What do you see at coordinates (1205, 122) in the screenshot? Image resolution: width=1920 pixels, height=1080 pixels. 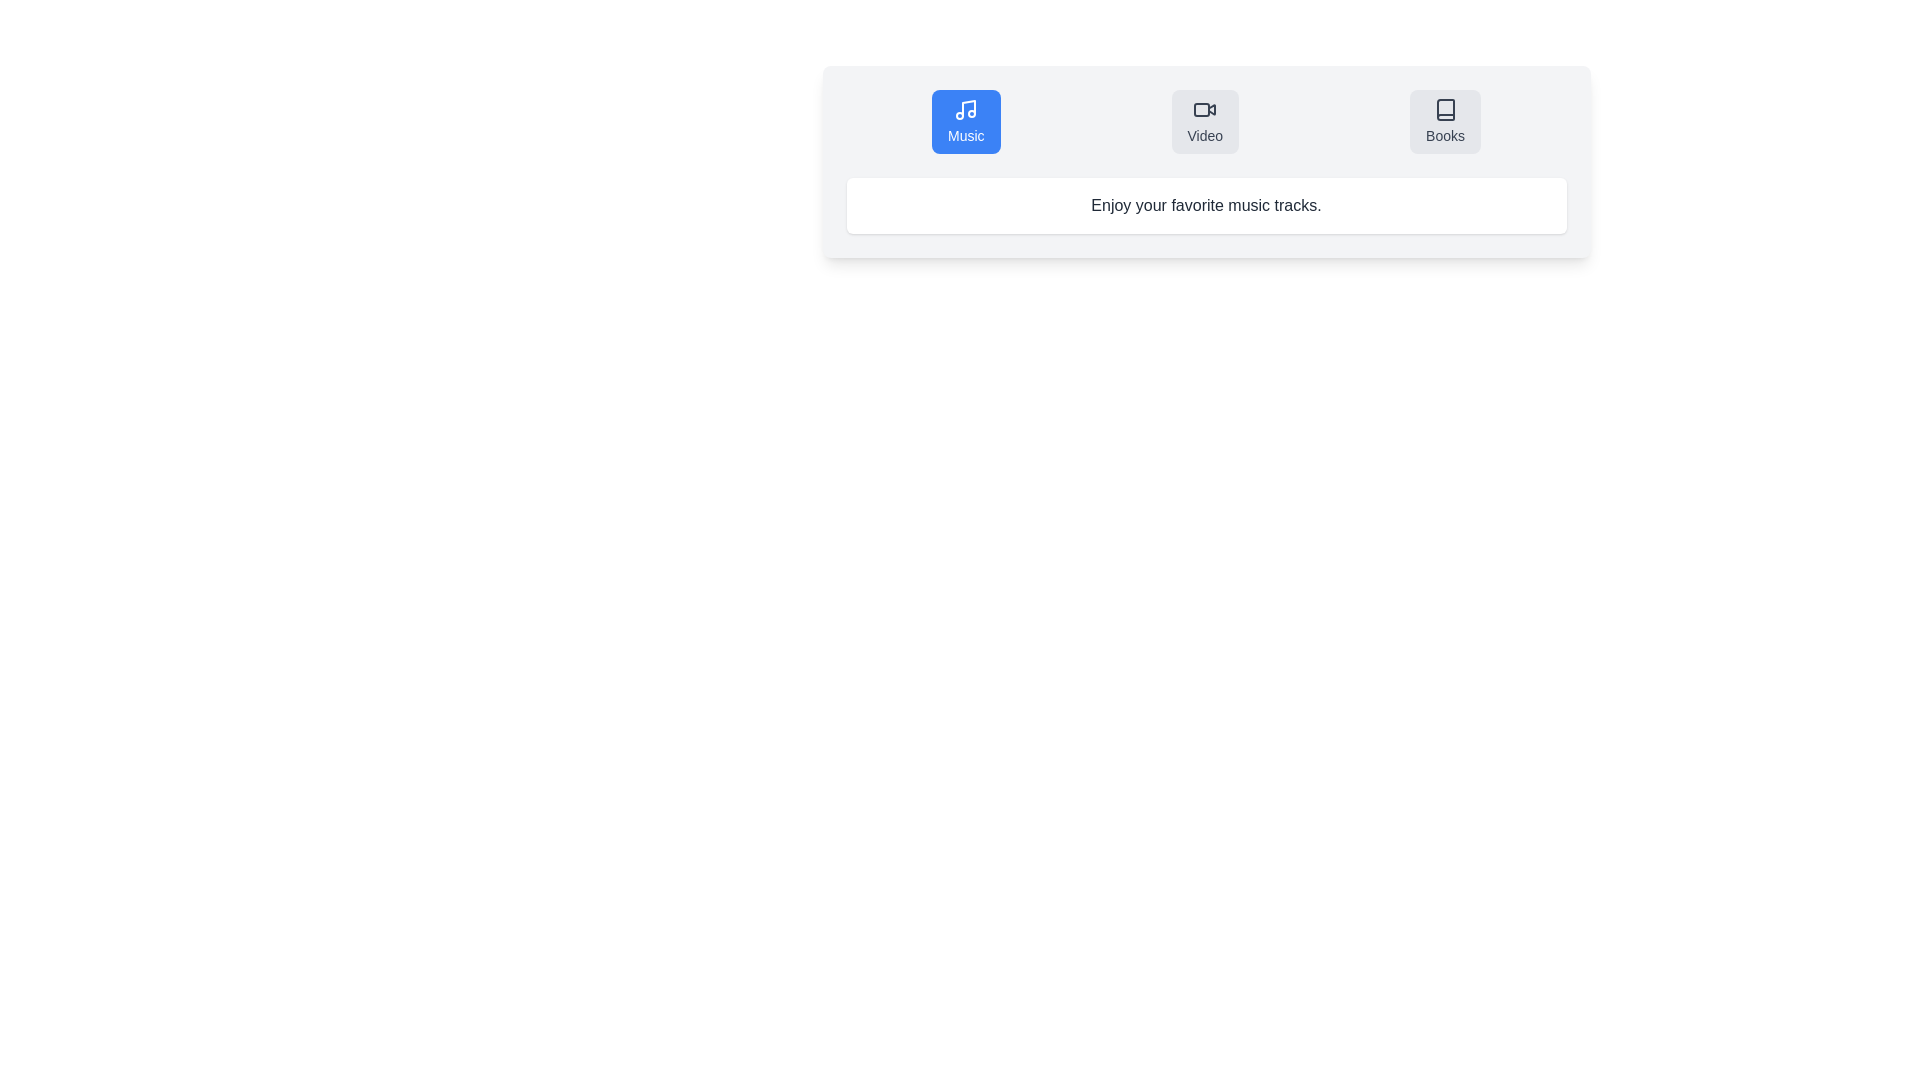 I see `the 'Video' button on the segmented control` at bounding box center [1205, 122].